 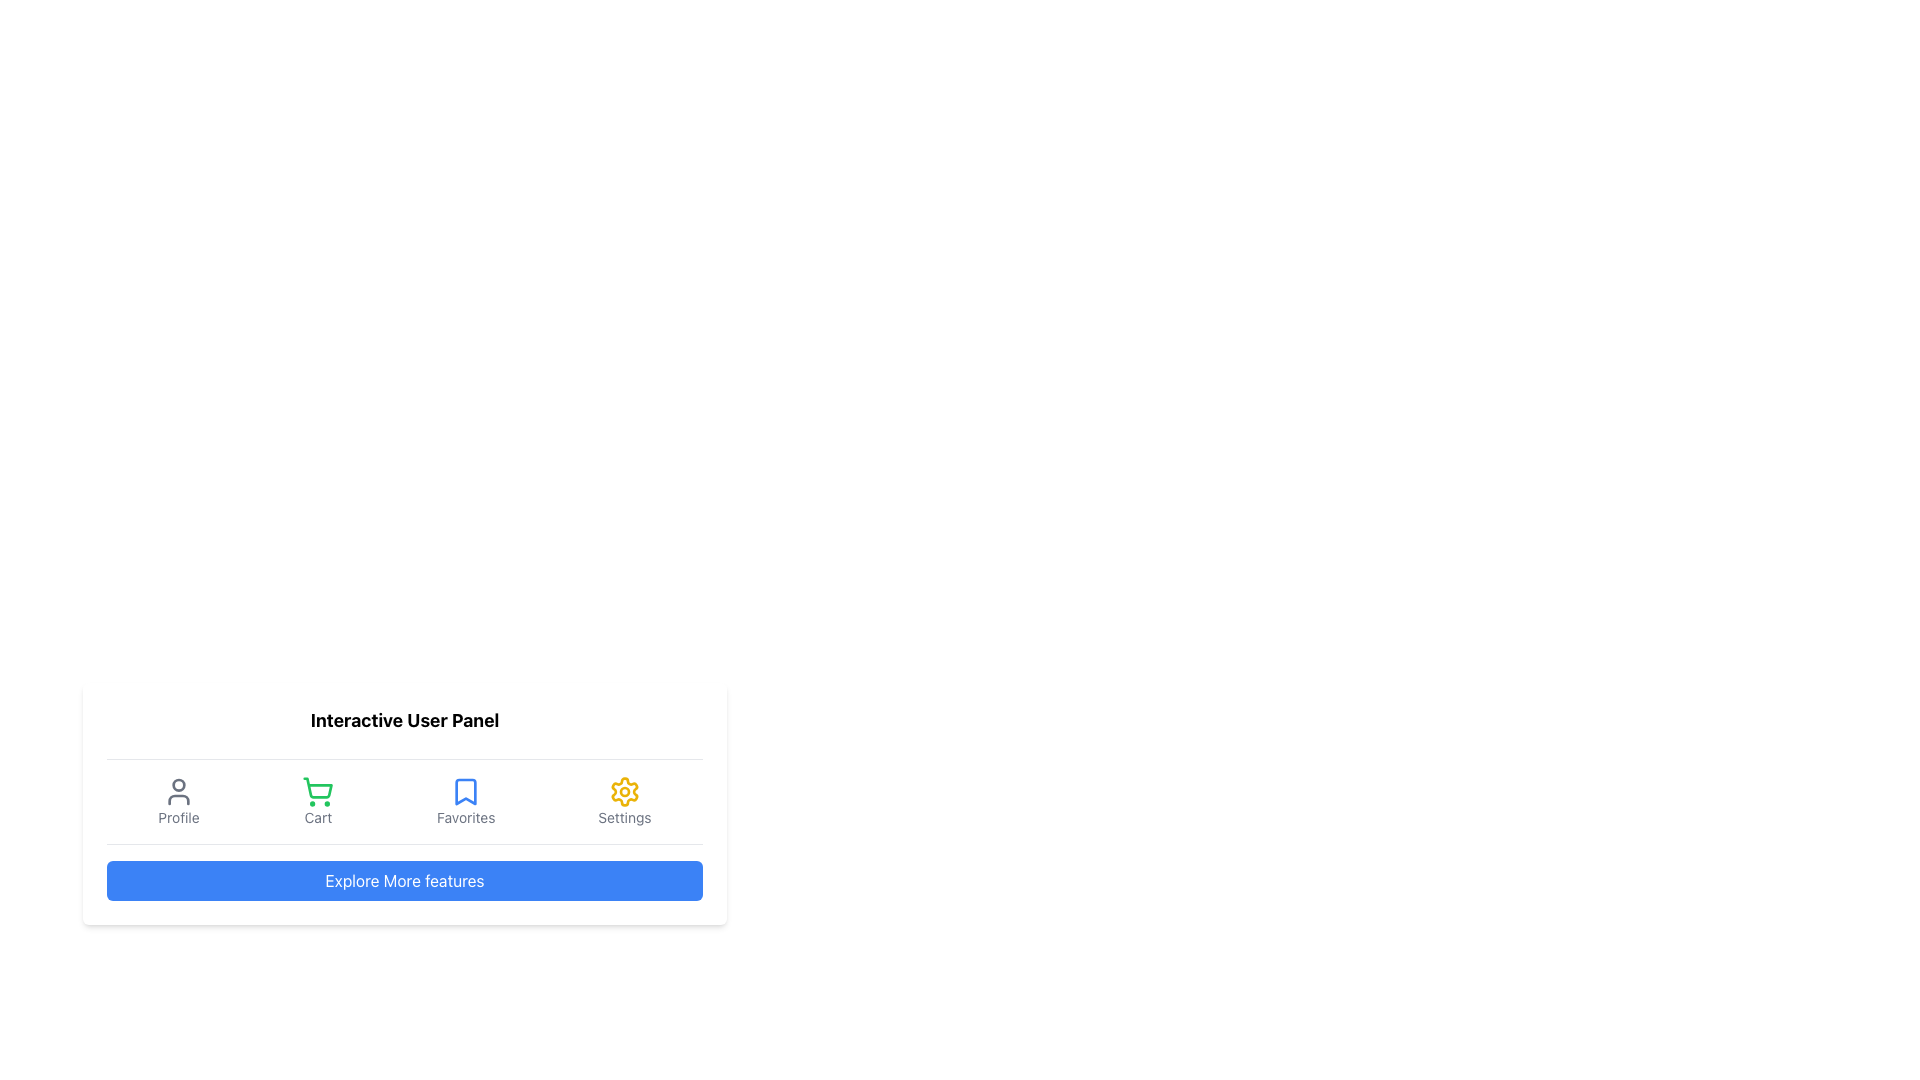 I want to click on the blue bookmark-shaped icon representing the favorites feature in the user panel, which is the third icon from the left, so click(x=465, y=790).